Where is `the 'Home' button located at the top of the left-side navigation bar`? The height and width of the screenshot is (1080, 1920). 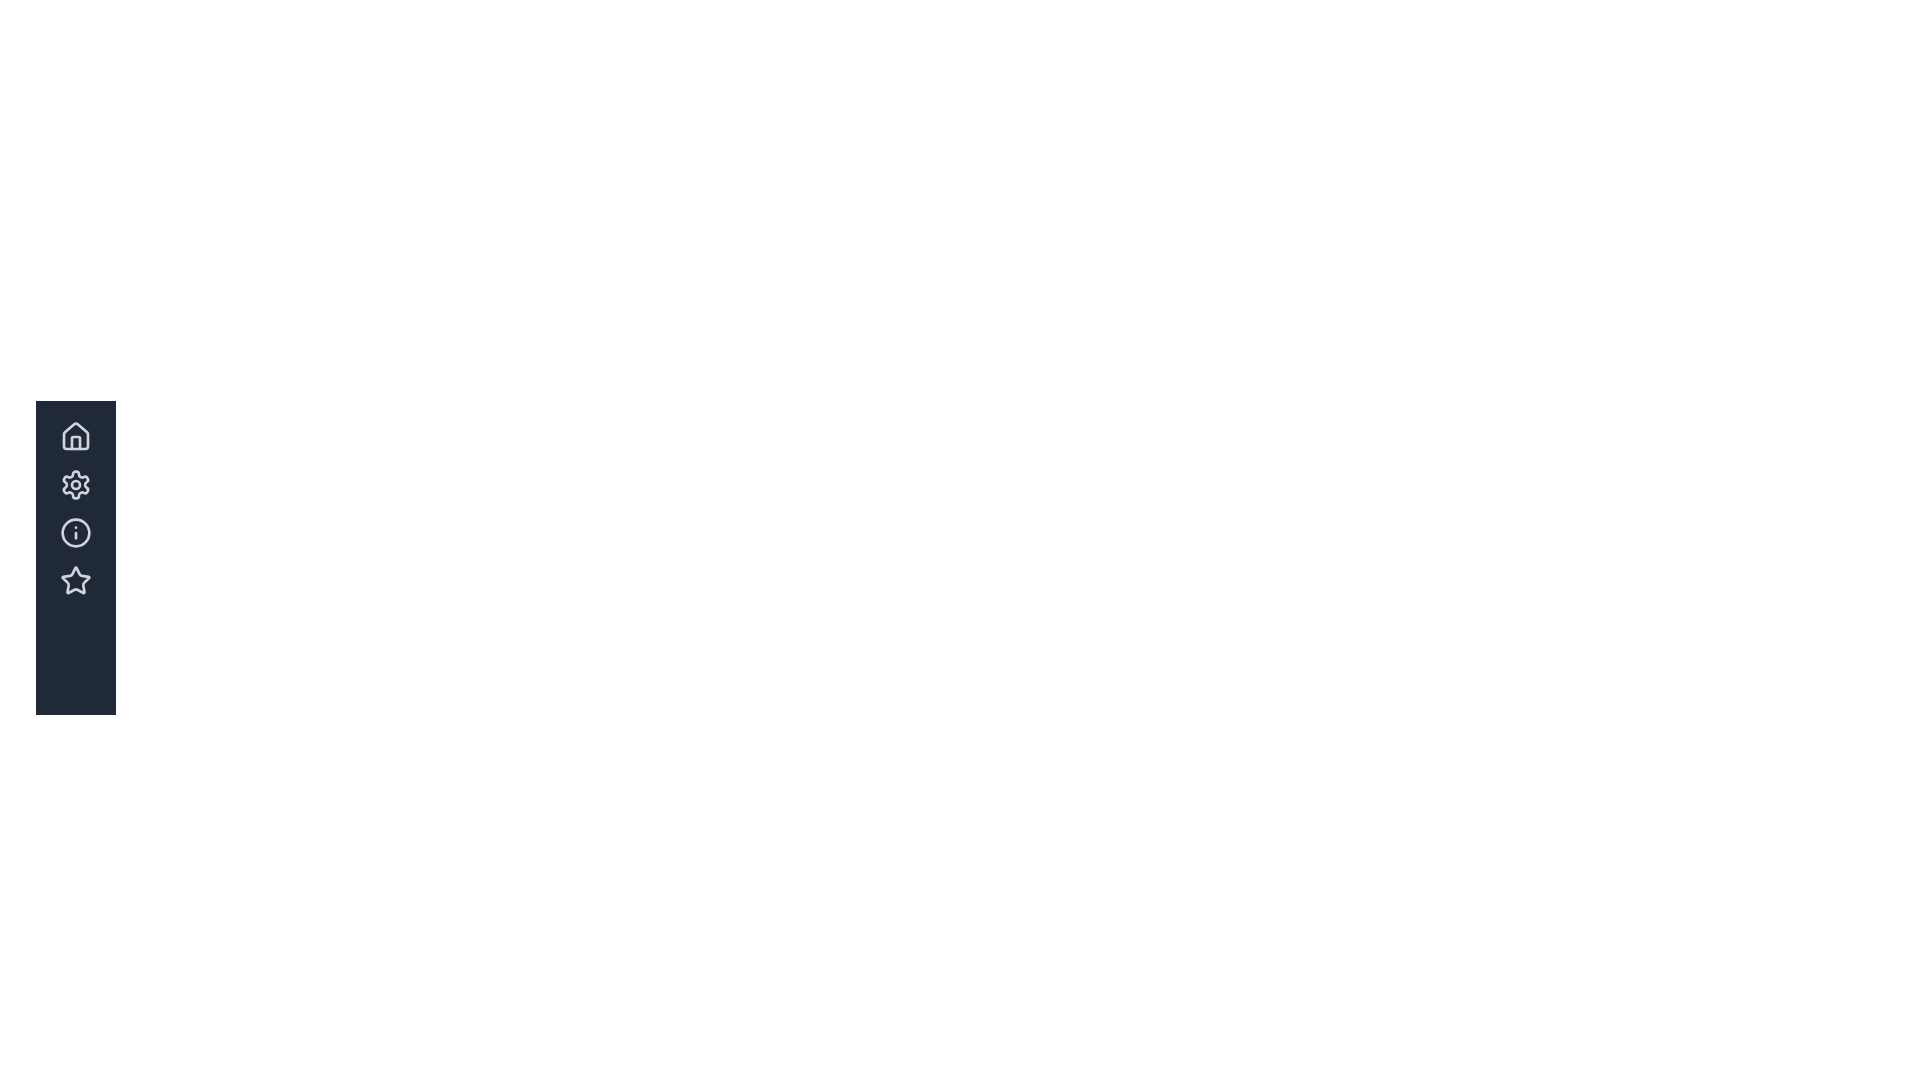
the 'Home' button located at the top of the left-side navigation bar is located at coordinates (76, 435).